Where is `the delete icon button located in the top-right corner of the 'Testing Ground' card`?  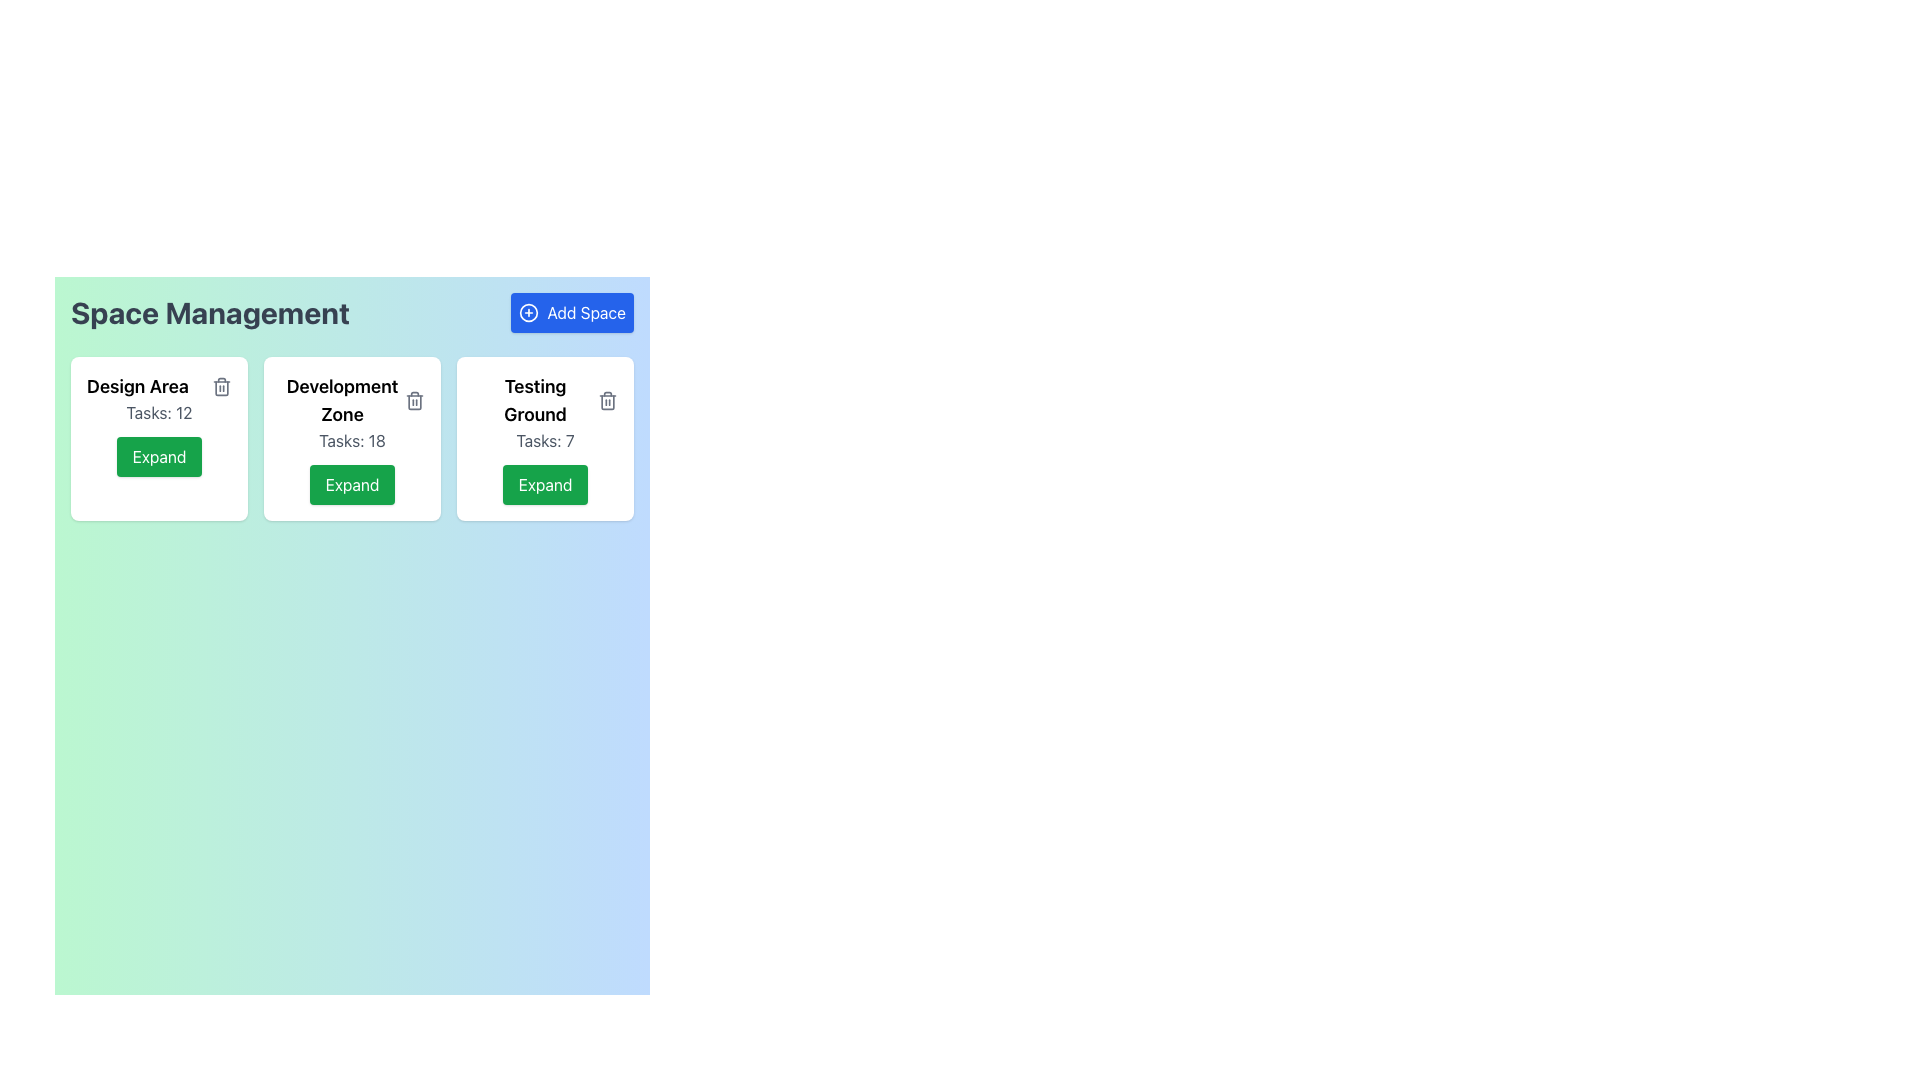
the delete icon button located in the top-right corner of the 'Testing Ground' card is located at coordinates (607, 401).